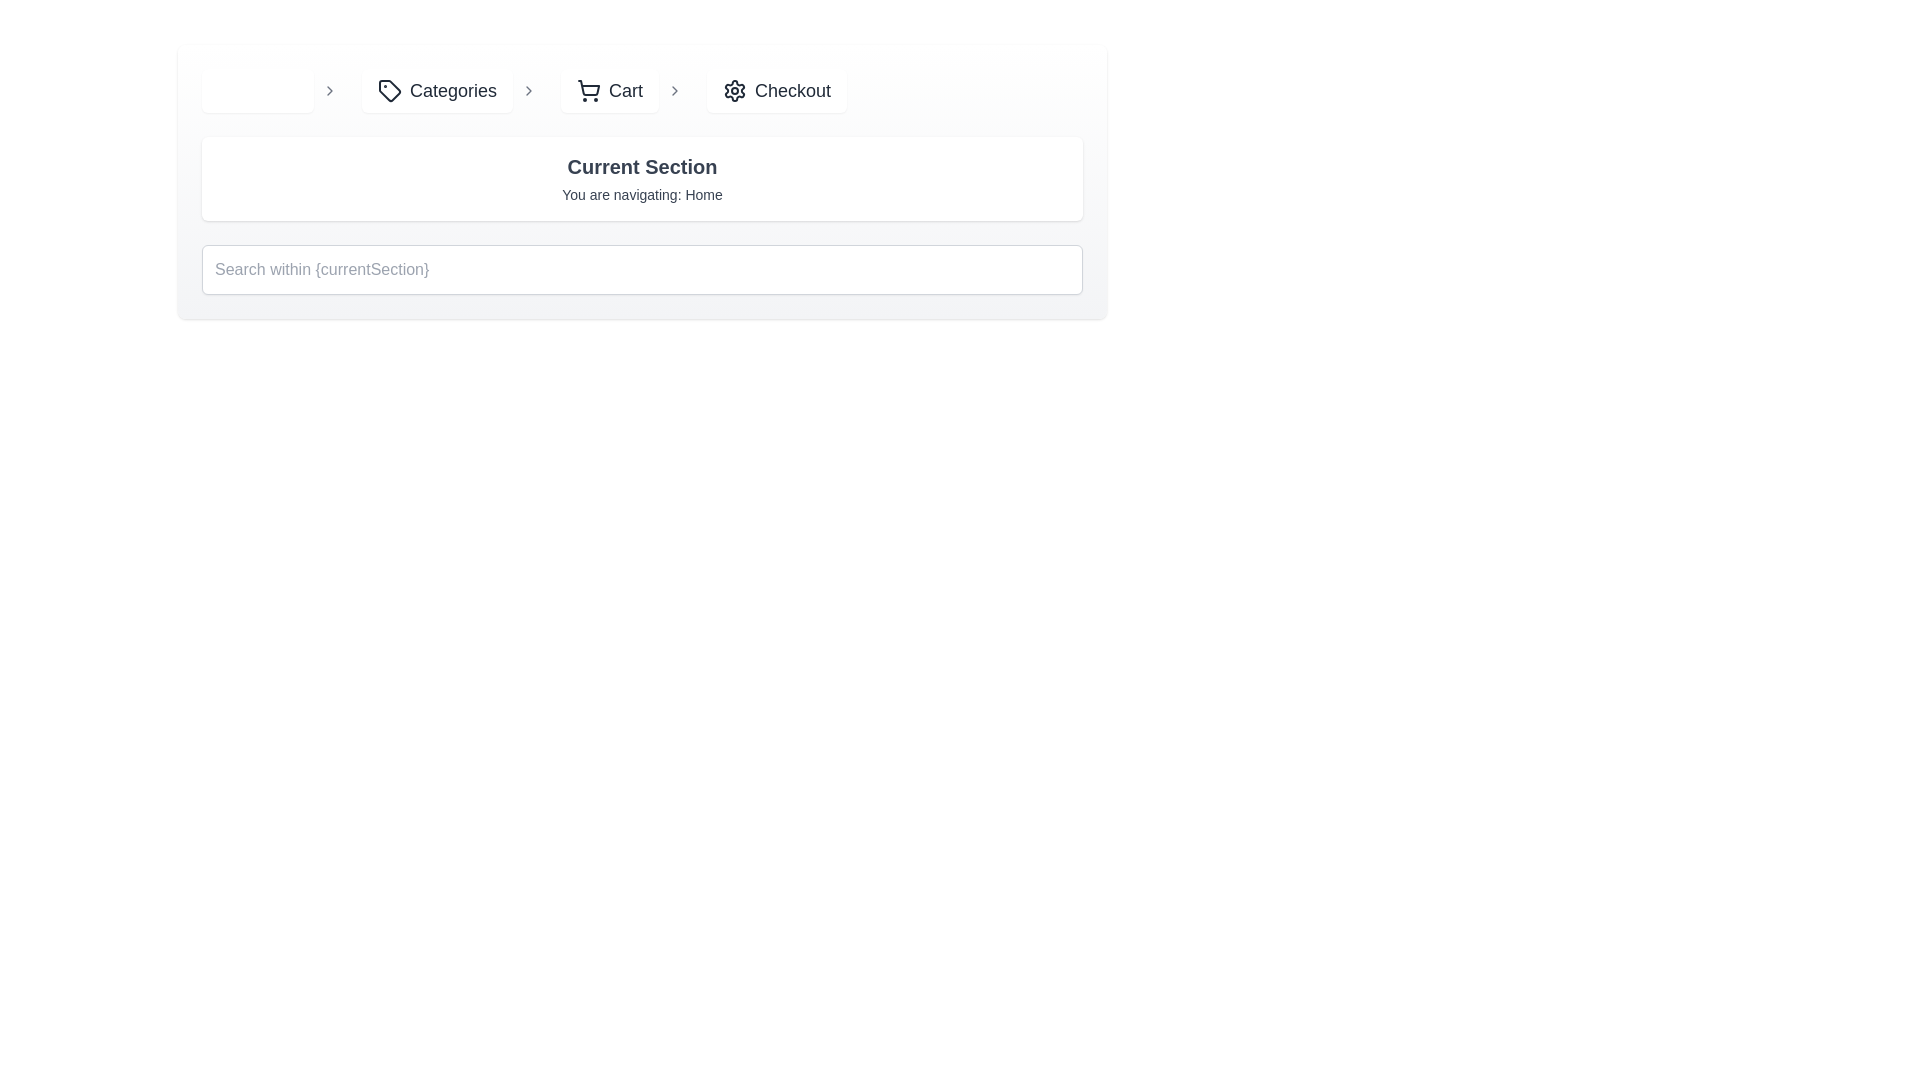 This screenshot has width=1920, height=1080. What do you see at coordinates (642, 91) in the screenshot?
I see `the third breadcrumb link in the navigation bar` at bounding box center [642, 91].